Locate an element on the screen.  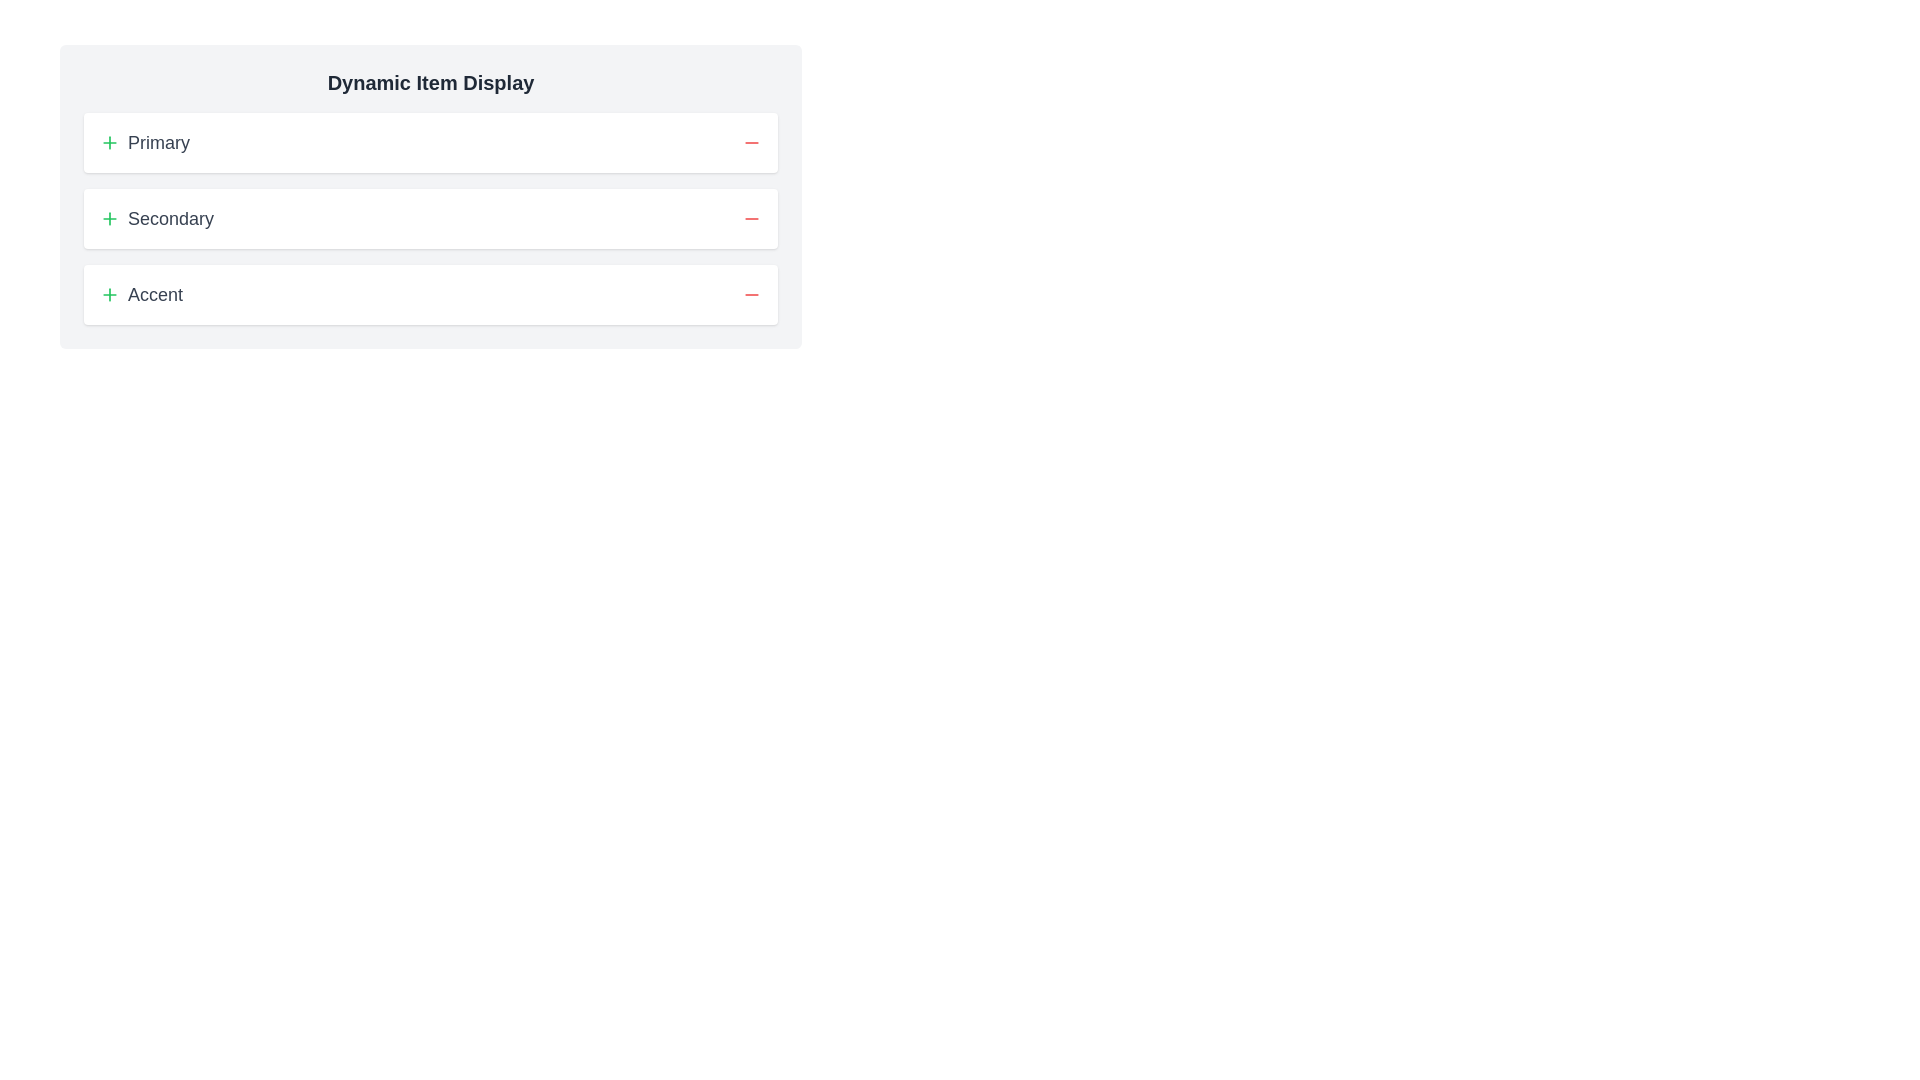
the interactive icon for adding or expanding related content associated with the 'Accent' category is located at coordinates (109, 294).